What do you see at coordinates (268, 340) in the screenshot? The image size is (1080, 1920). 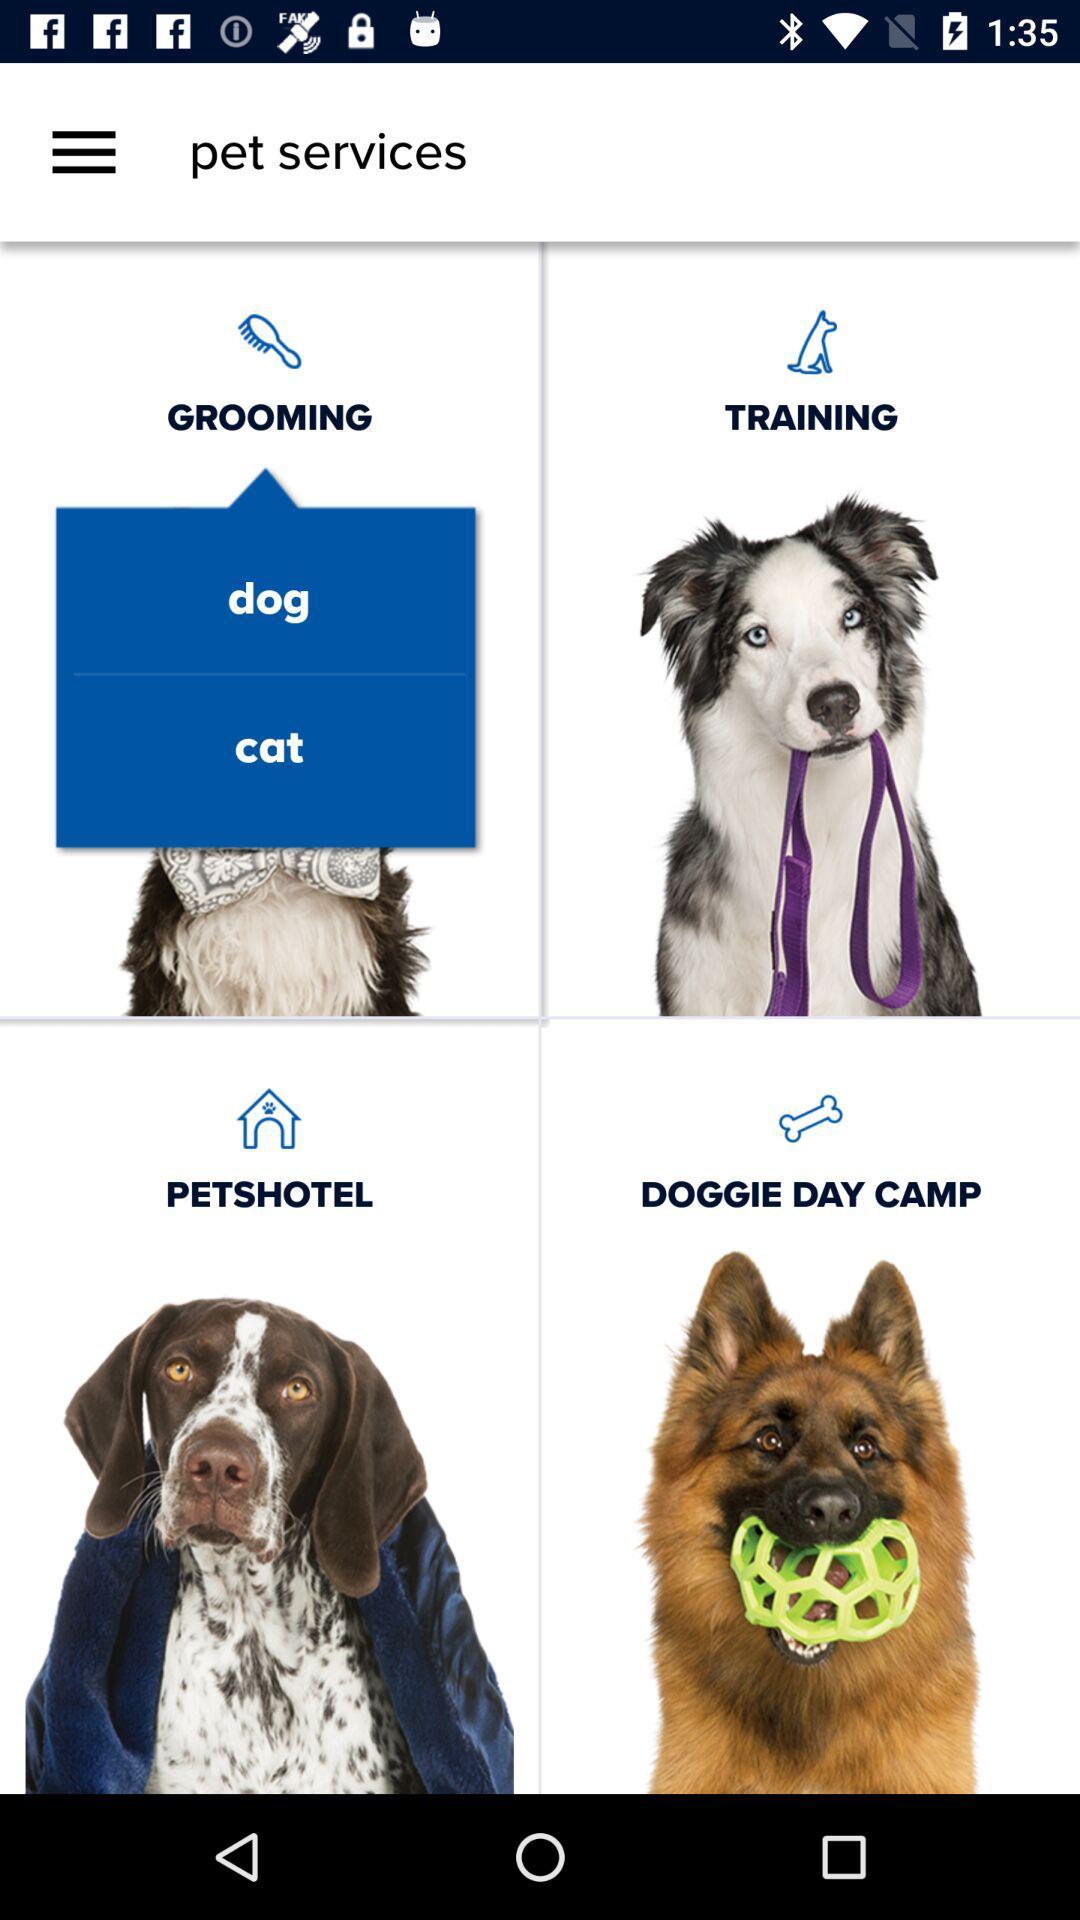 I see `the icon which is above the text grooming` at bounding box center [268, 340].